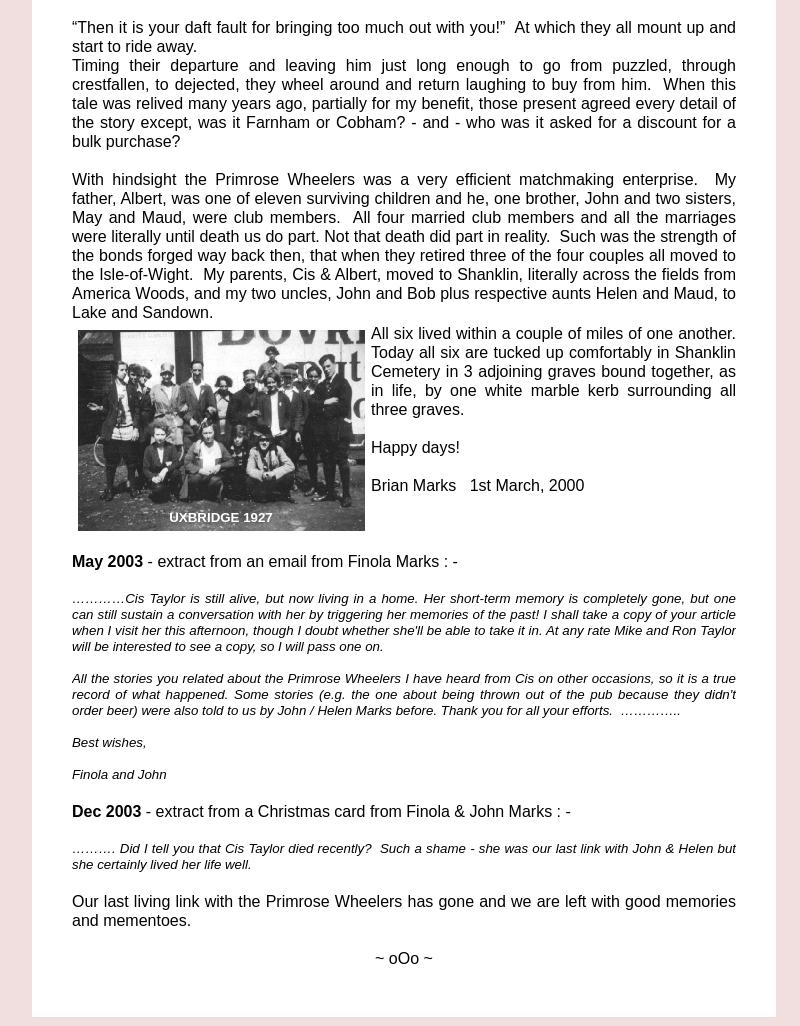 This screenshot has width=800, height=1026. What do you see at coordinates (404, 132) in the screenshot?
I see `'who was it asked for a discount for a bulk purchase?'` at bounding box center [404, 132].